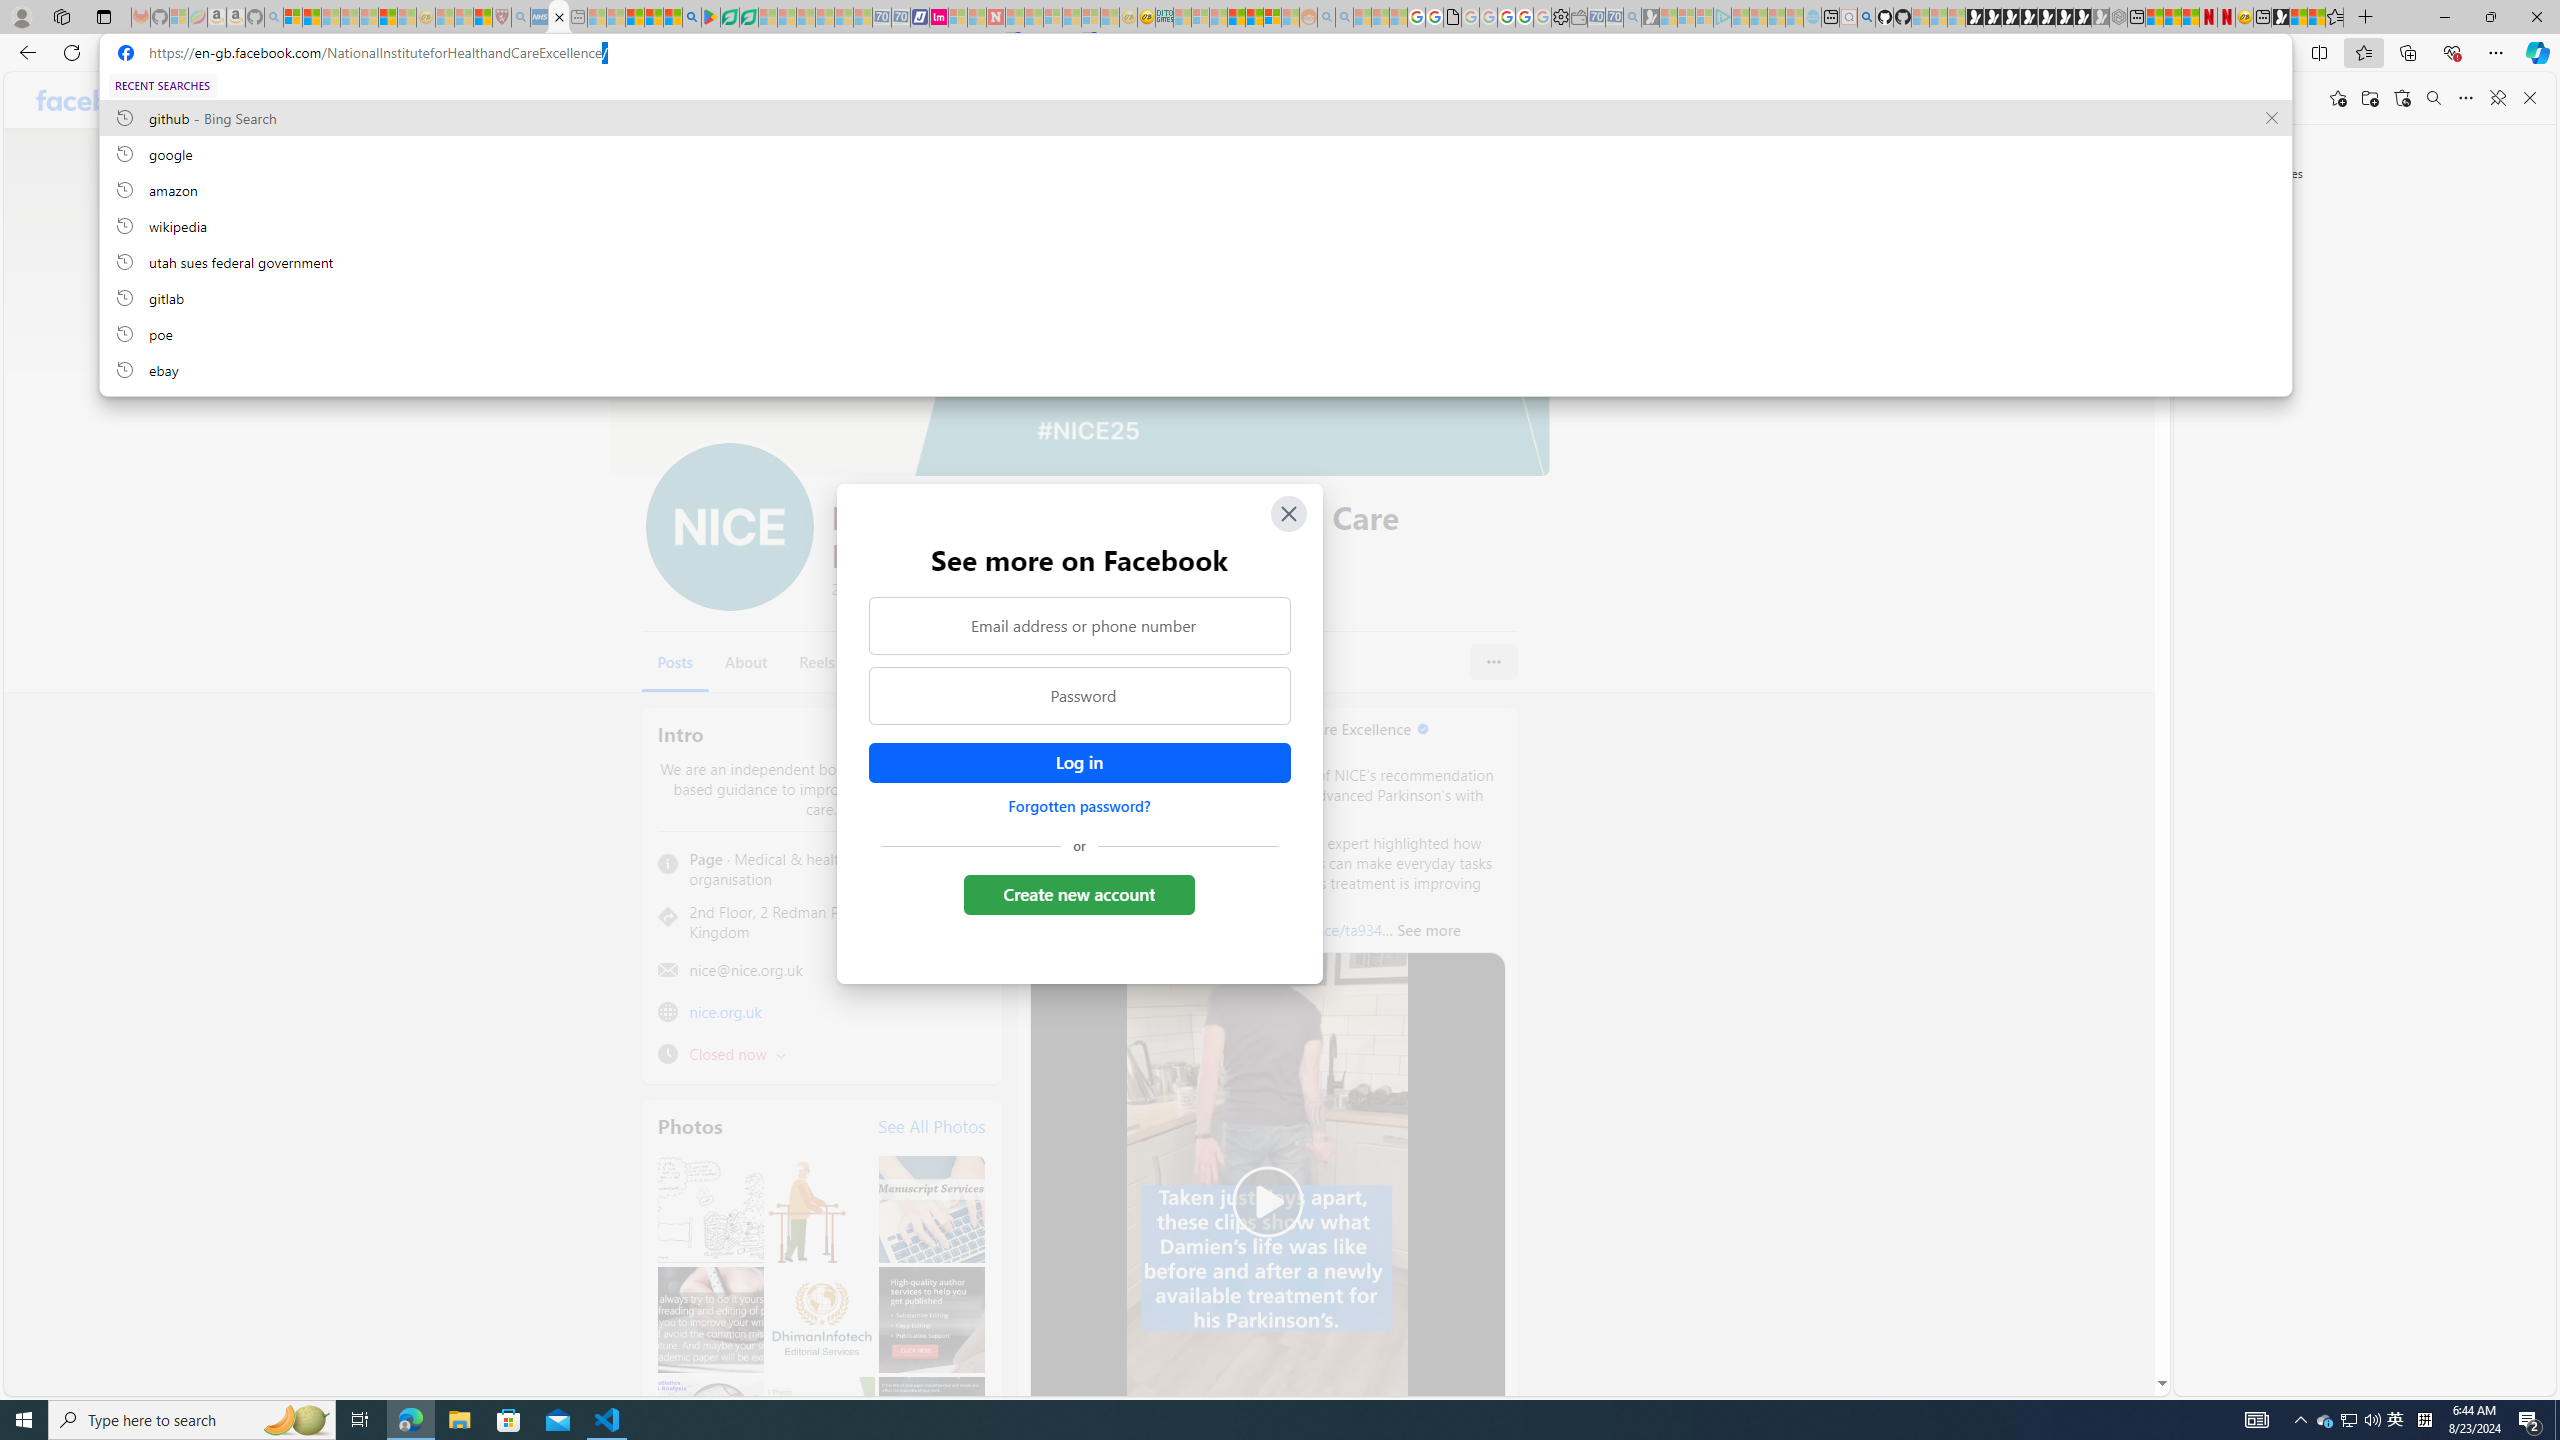  What do you see at coordinates (1079, 696) in the screenshot?
I see `'Password'` at bounding box center [1079, 696].